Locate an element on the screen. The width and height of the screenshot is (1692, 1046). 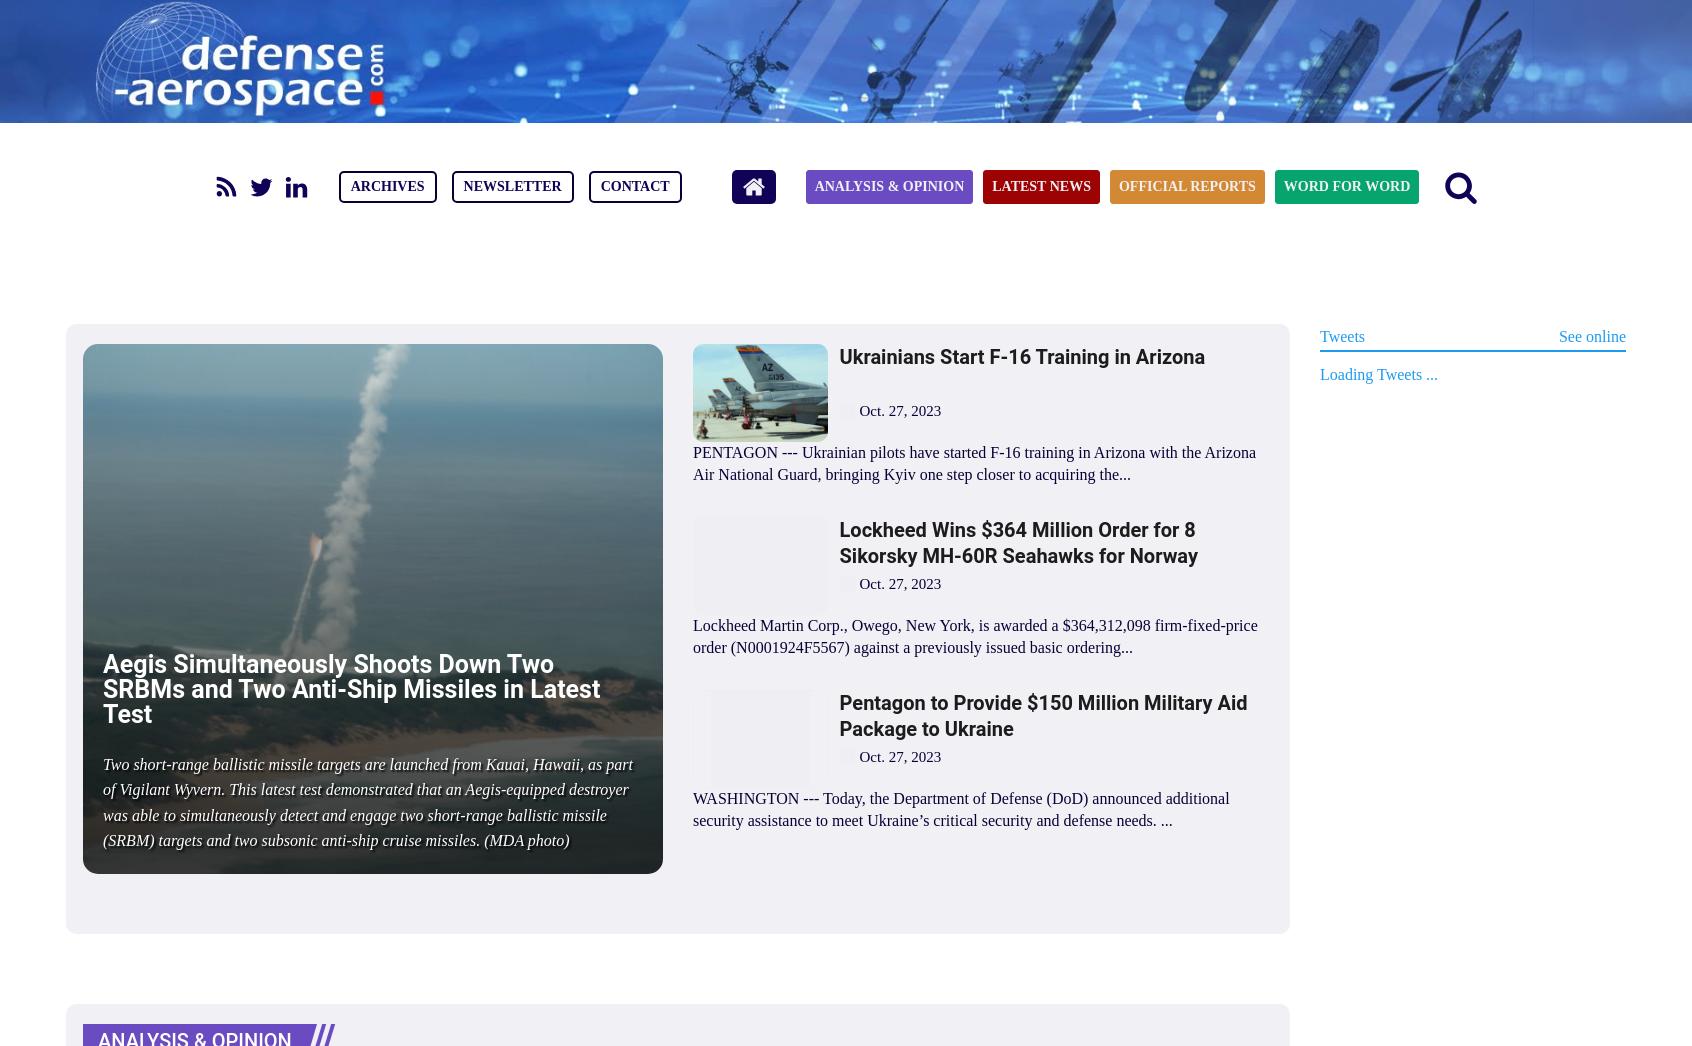
'Latest news' is located at coordinates (1039, 186).